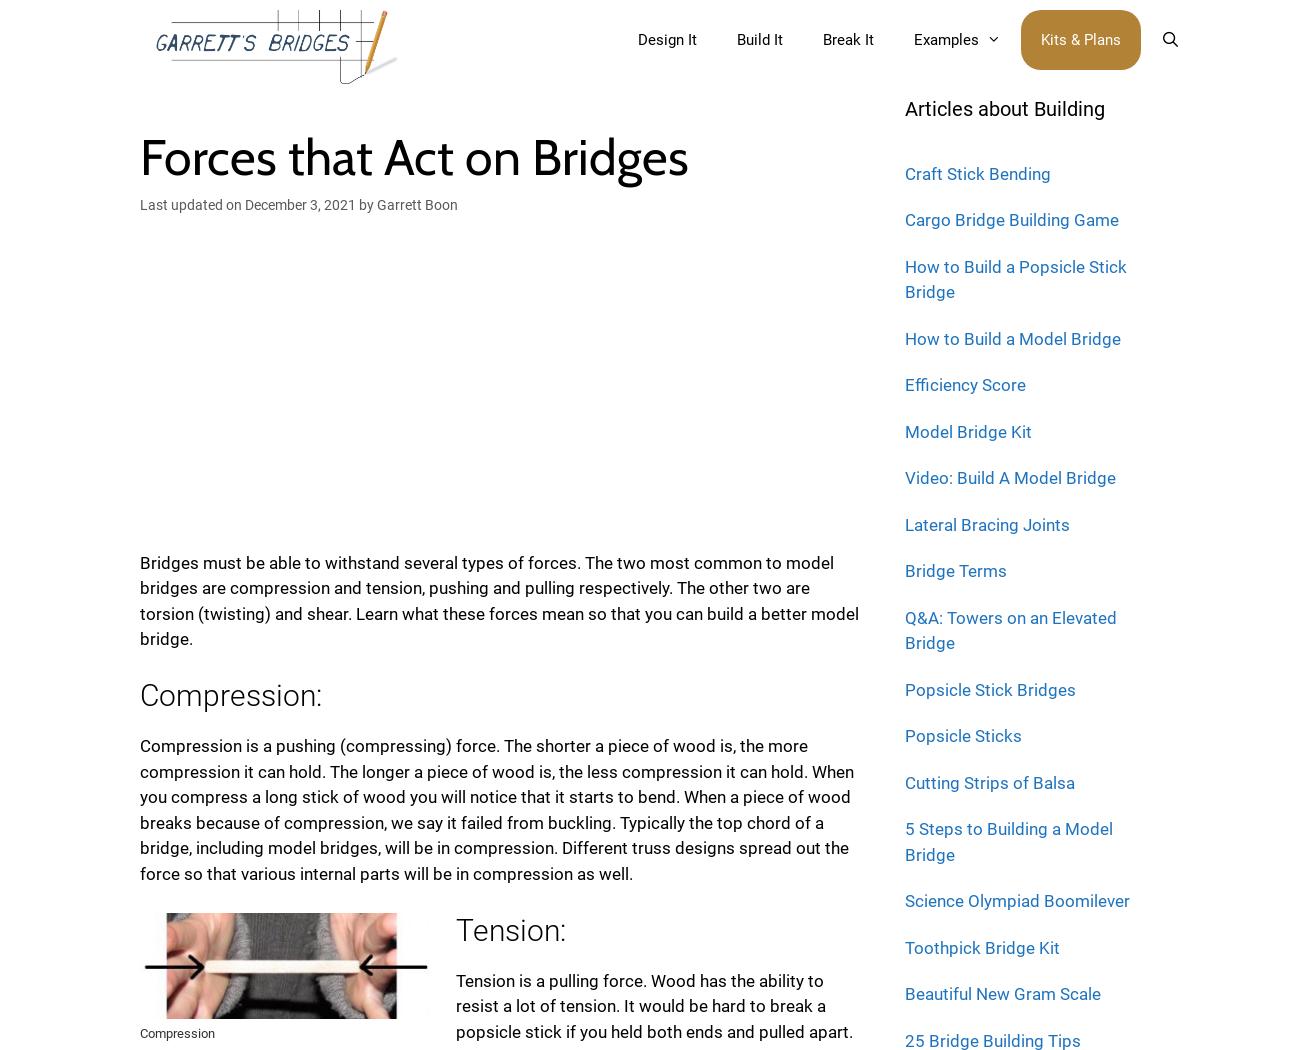 The image size is (1300, 1050). I want to click on 'Beautiful New Gram Scale', so click(904, 994).